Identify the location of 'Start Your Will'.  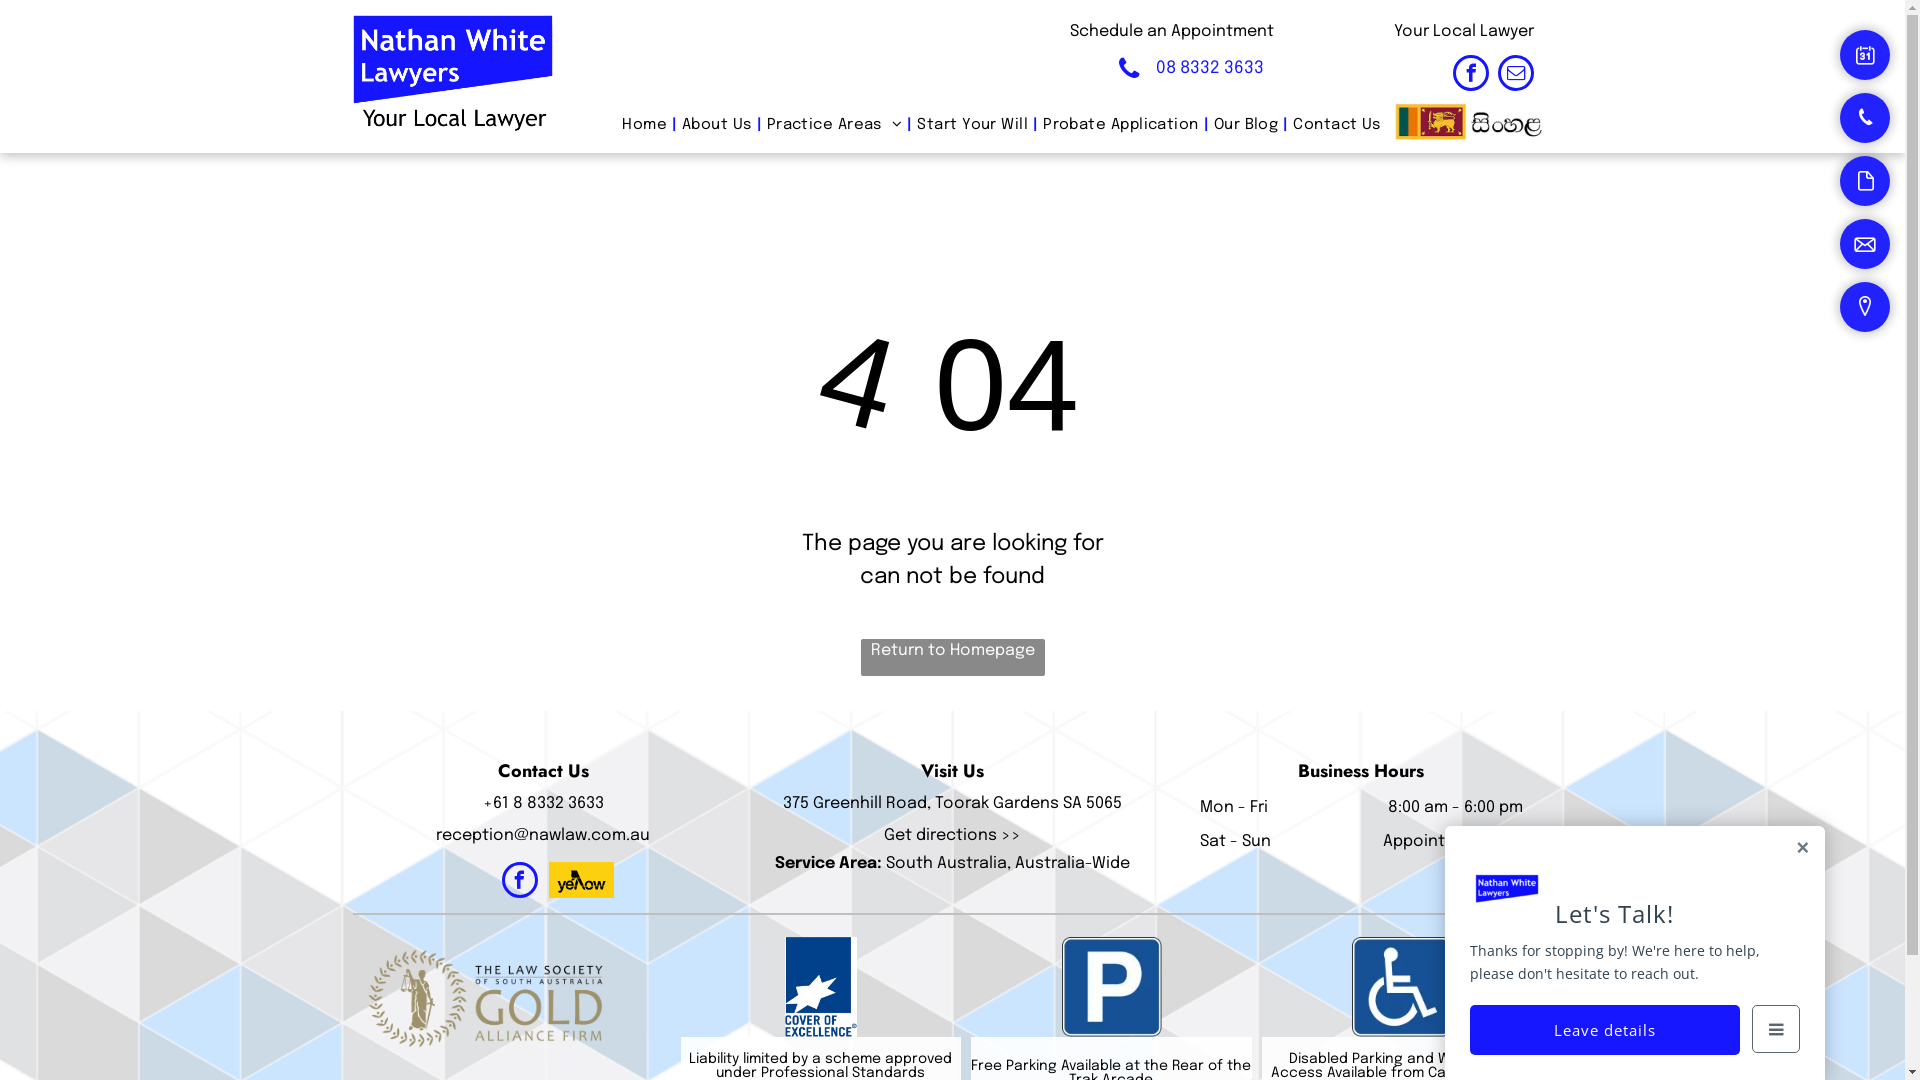
(972, 125).